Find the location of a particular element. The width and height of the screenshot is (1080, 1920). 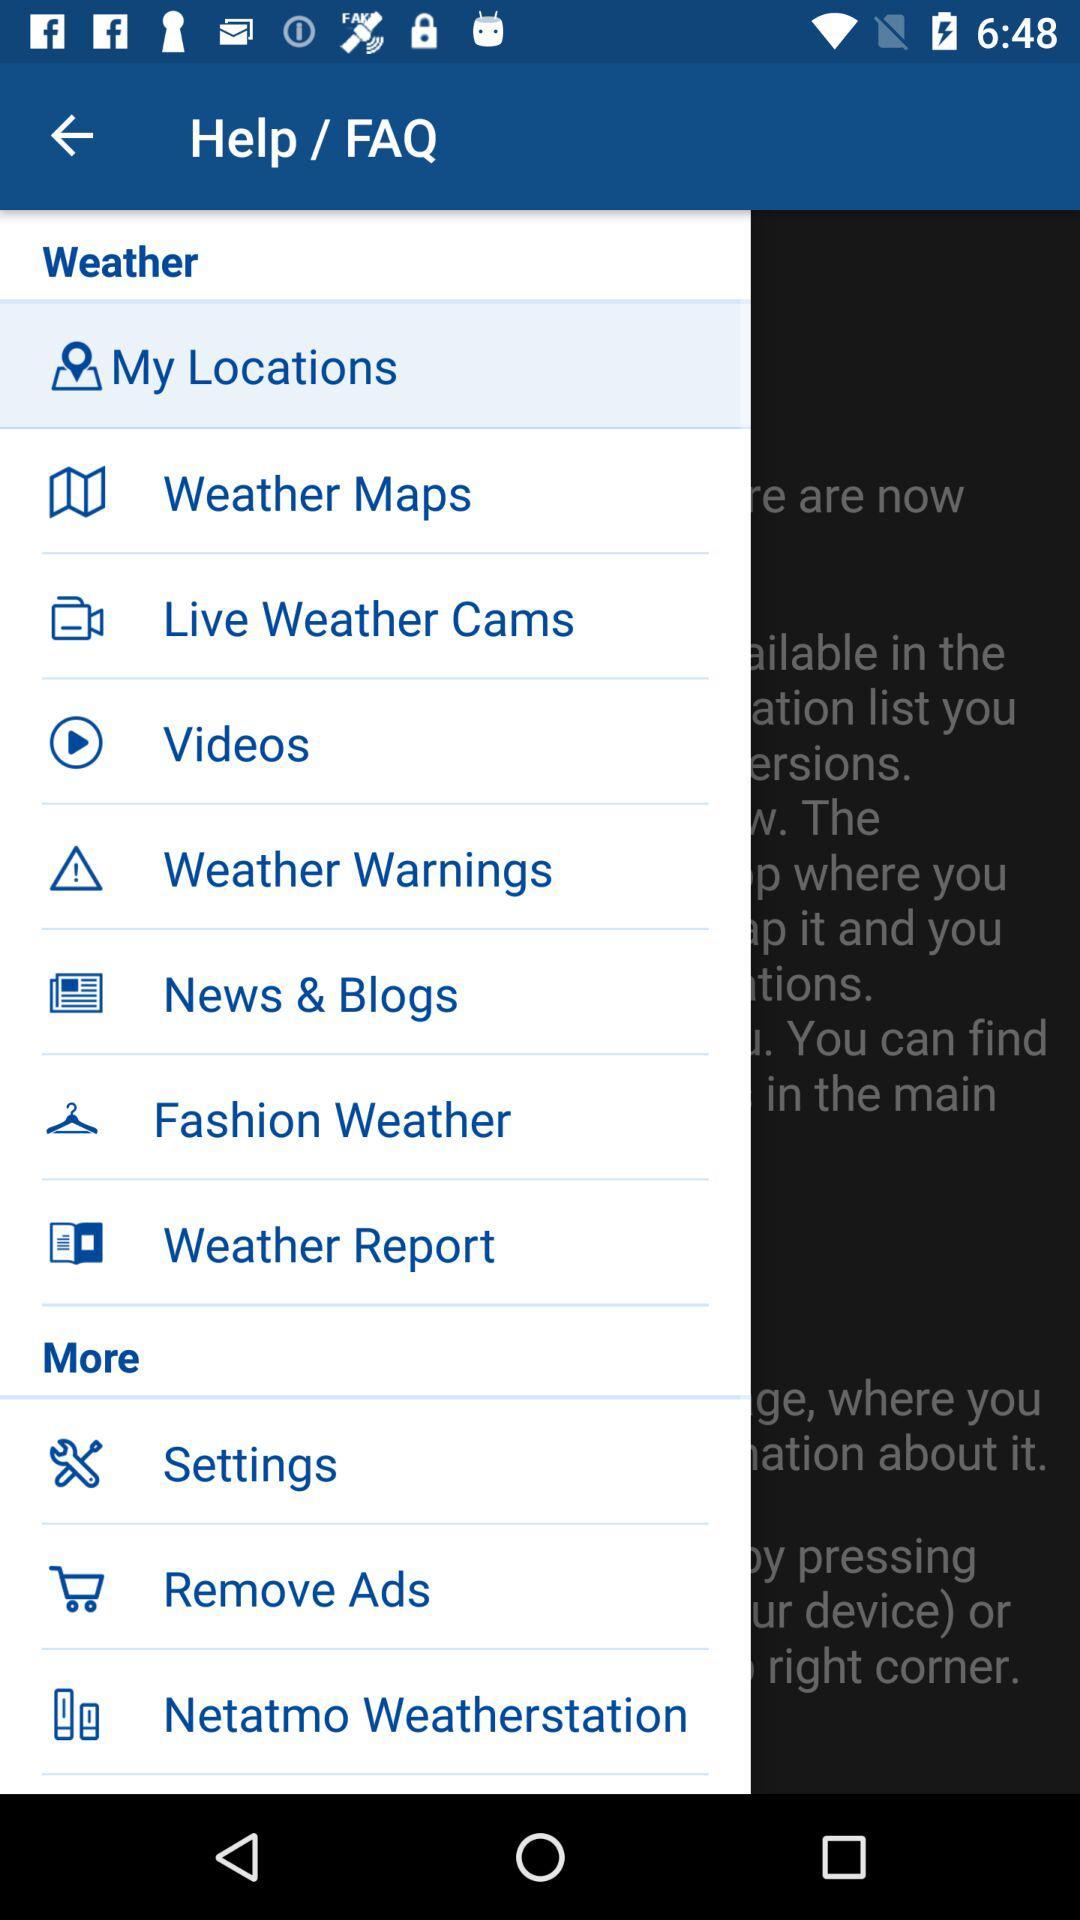

the icon below the remove ads item is located at coordinates (434, 1712).